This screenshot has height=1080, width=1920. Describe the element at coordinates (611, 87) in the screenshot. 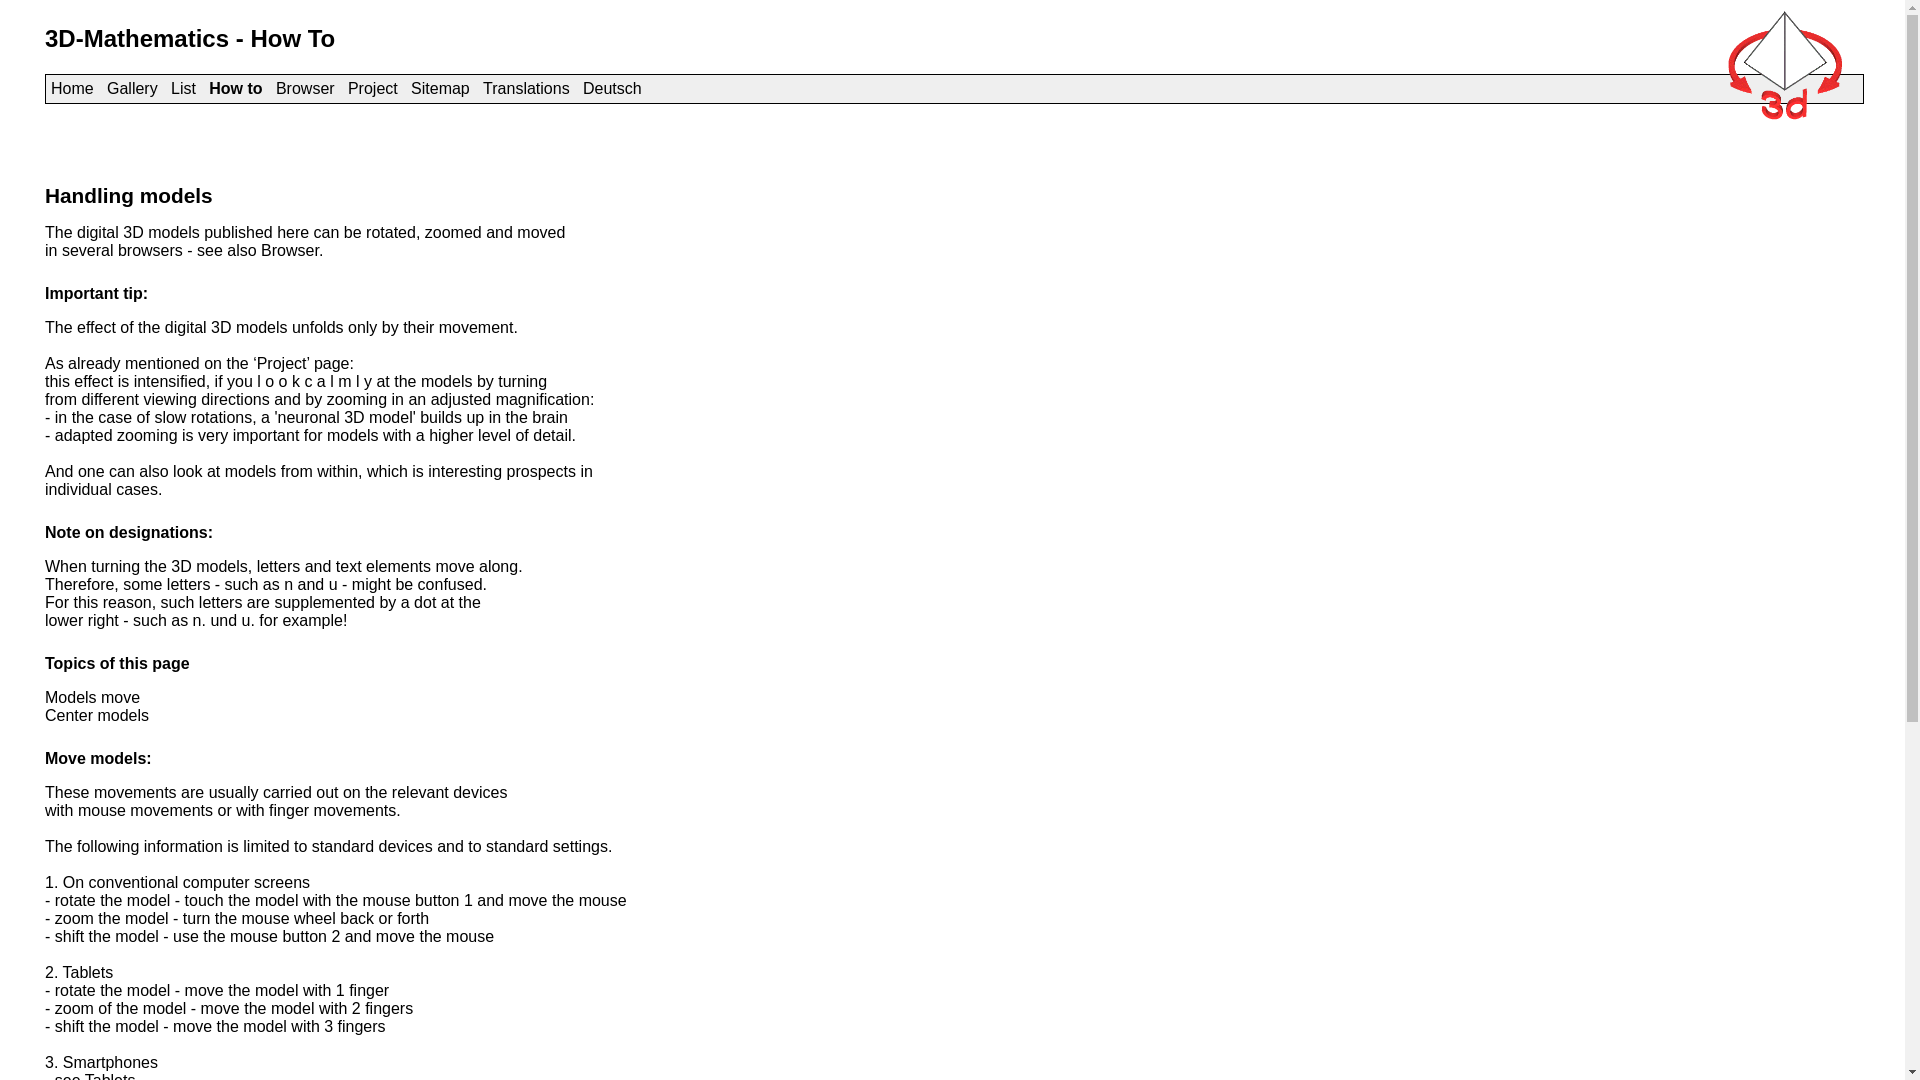

I see `'Deutsch'` at that location.